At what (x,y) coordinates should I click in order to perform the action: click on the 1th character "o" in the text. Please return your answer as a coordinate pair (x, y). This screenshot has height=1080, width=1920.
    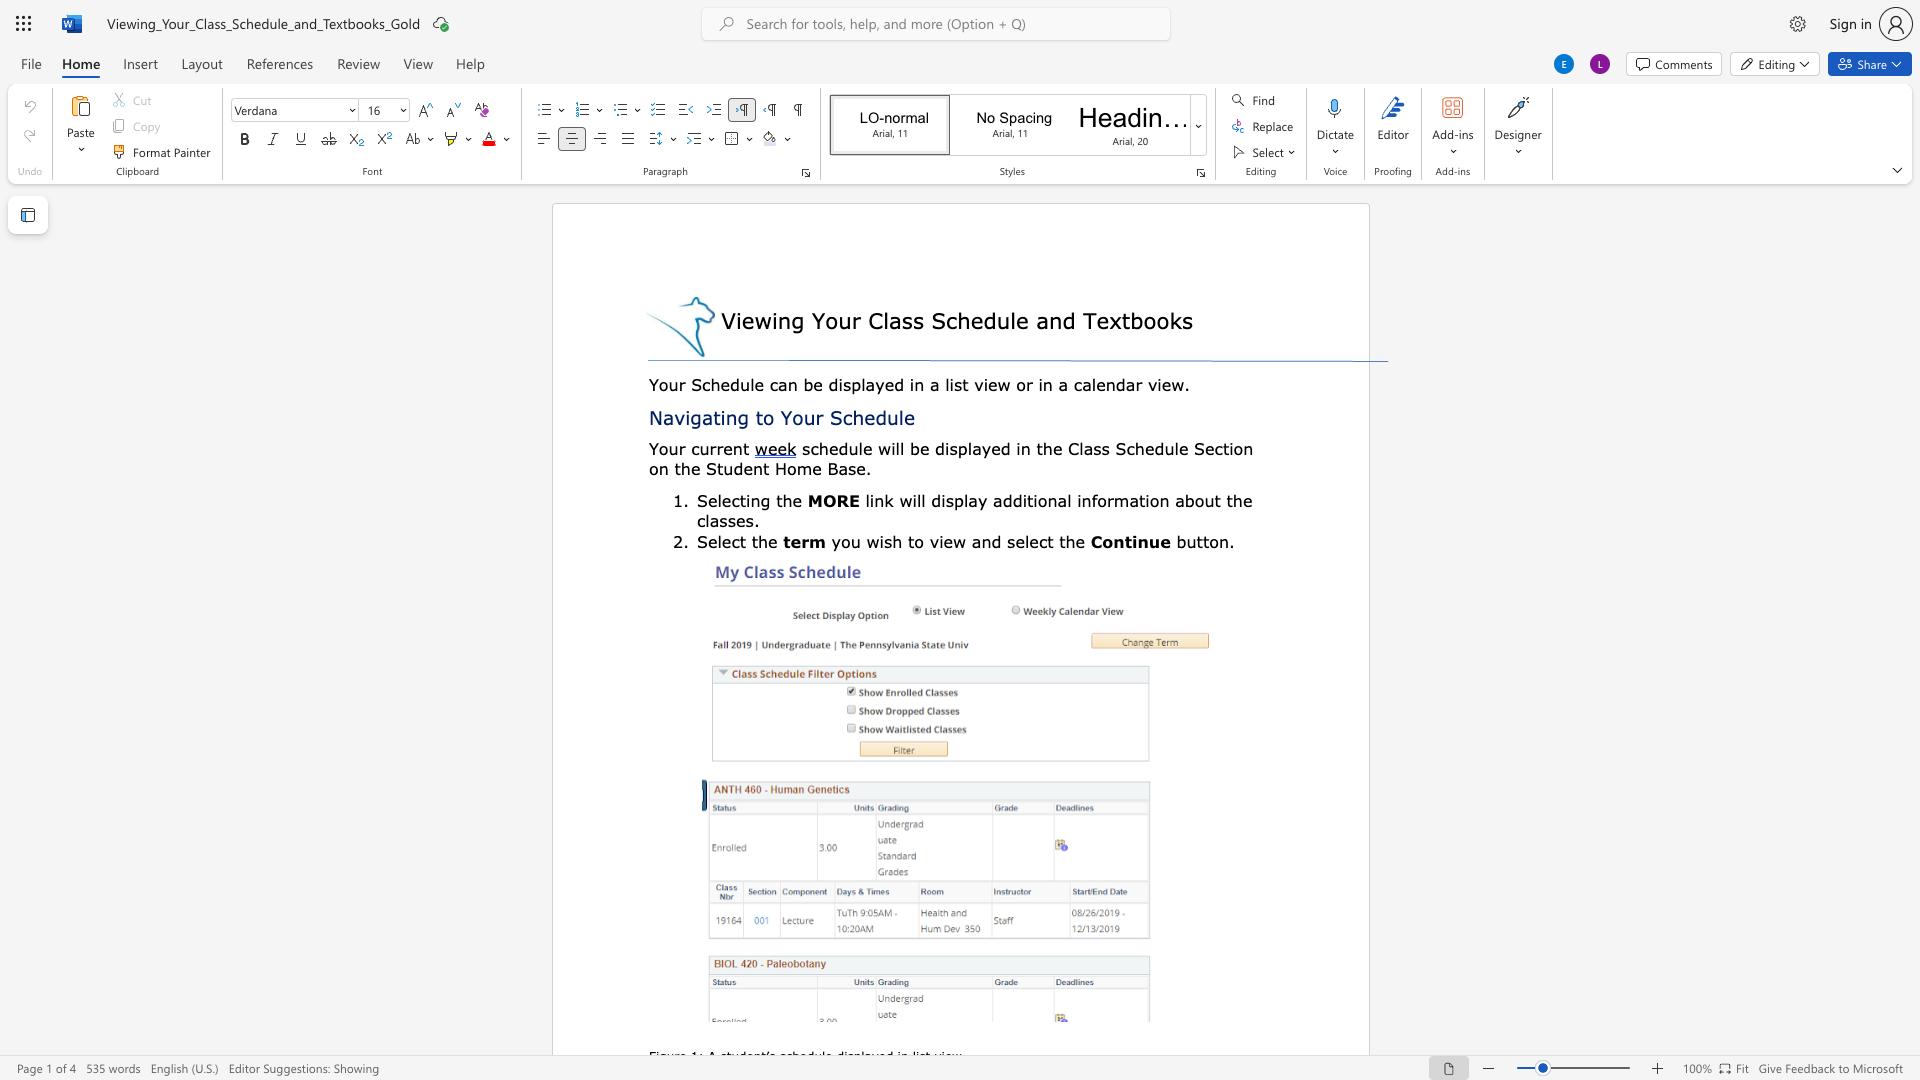
    Looking at the image, I should click on (831, 319).